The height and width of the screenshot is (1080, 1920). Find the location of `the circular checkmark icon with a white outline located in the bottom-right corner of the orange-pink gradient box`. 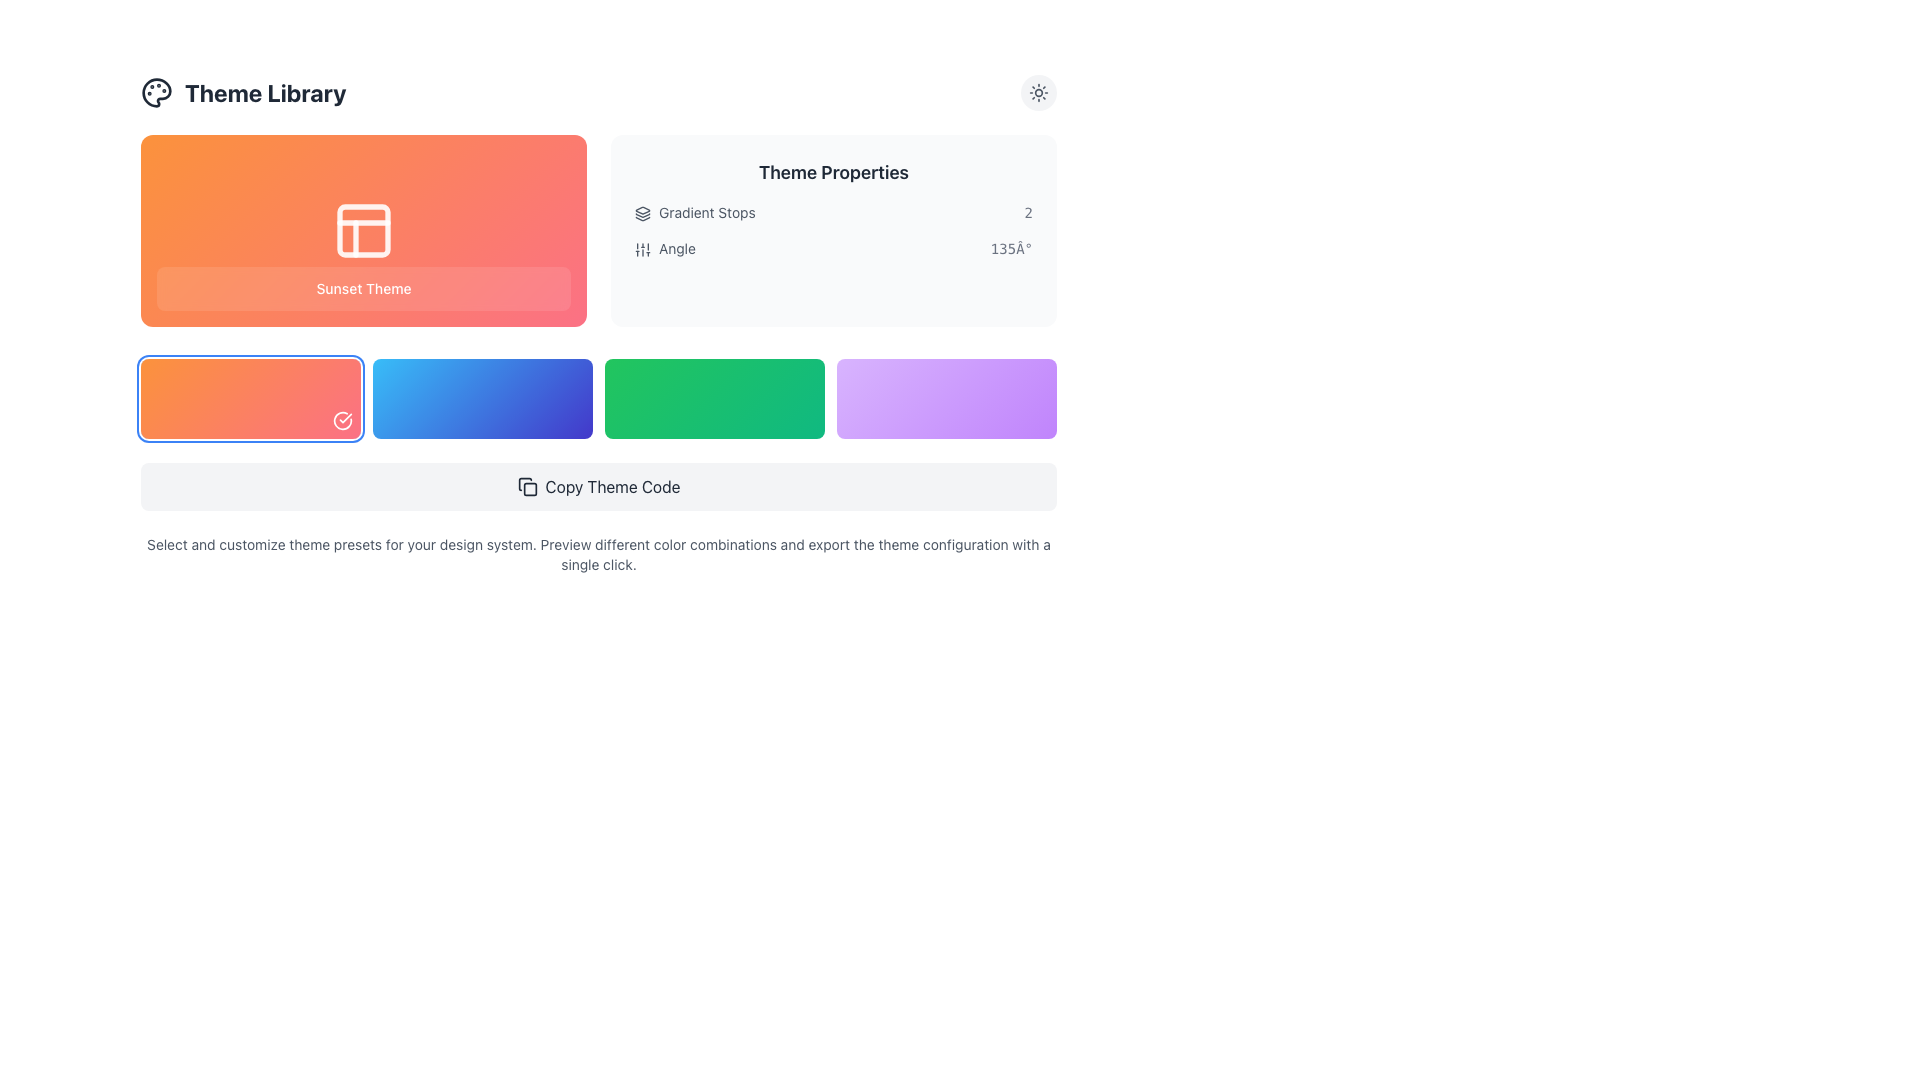

the circular checkmark icon with a white outline located in the bottom-right corner of the orange-pink gradient box is located at coordinates (342, 419).